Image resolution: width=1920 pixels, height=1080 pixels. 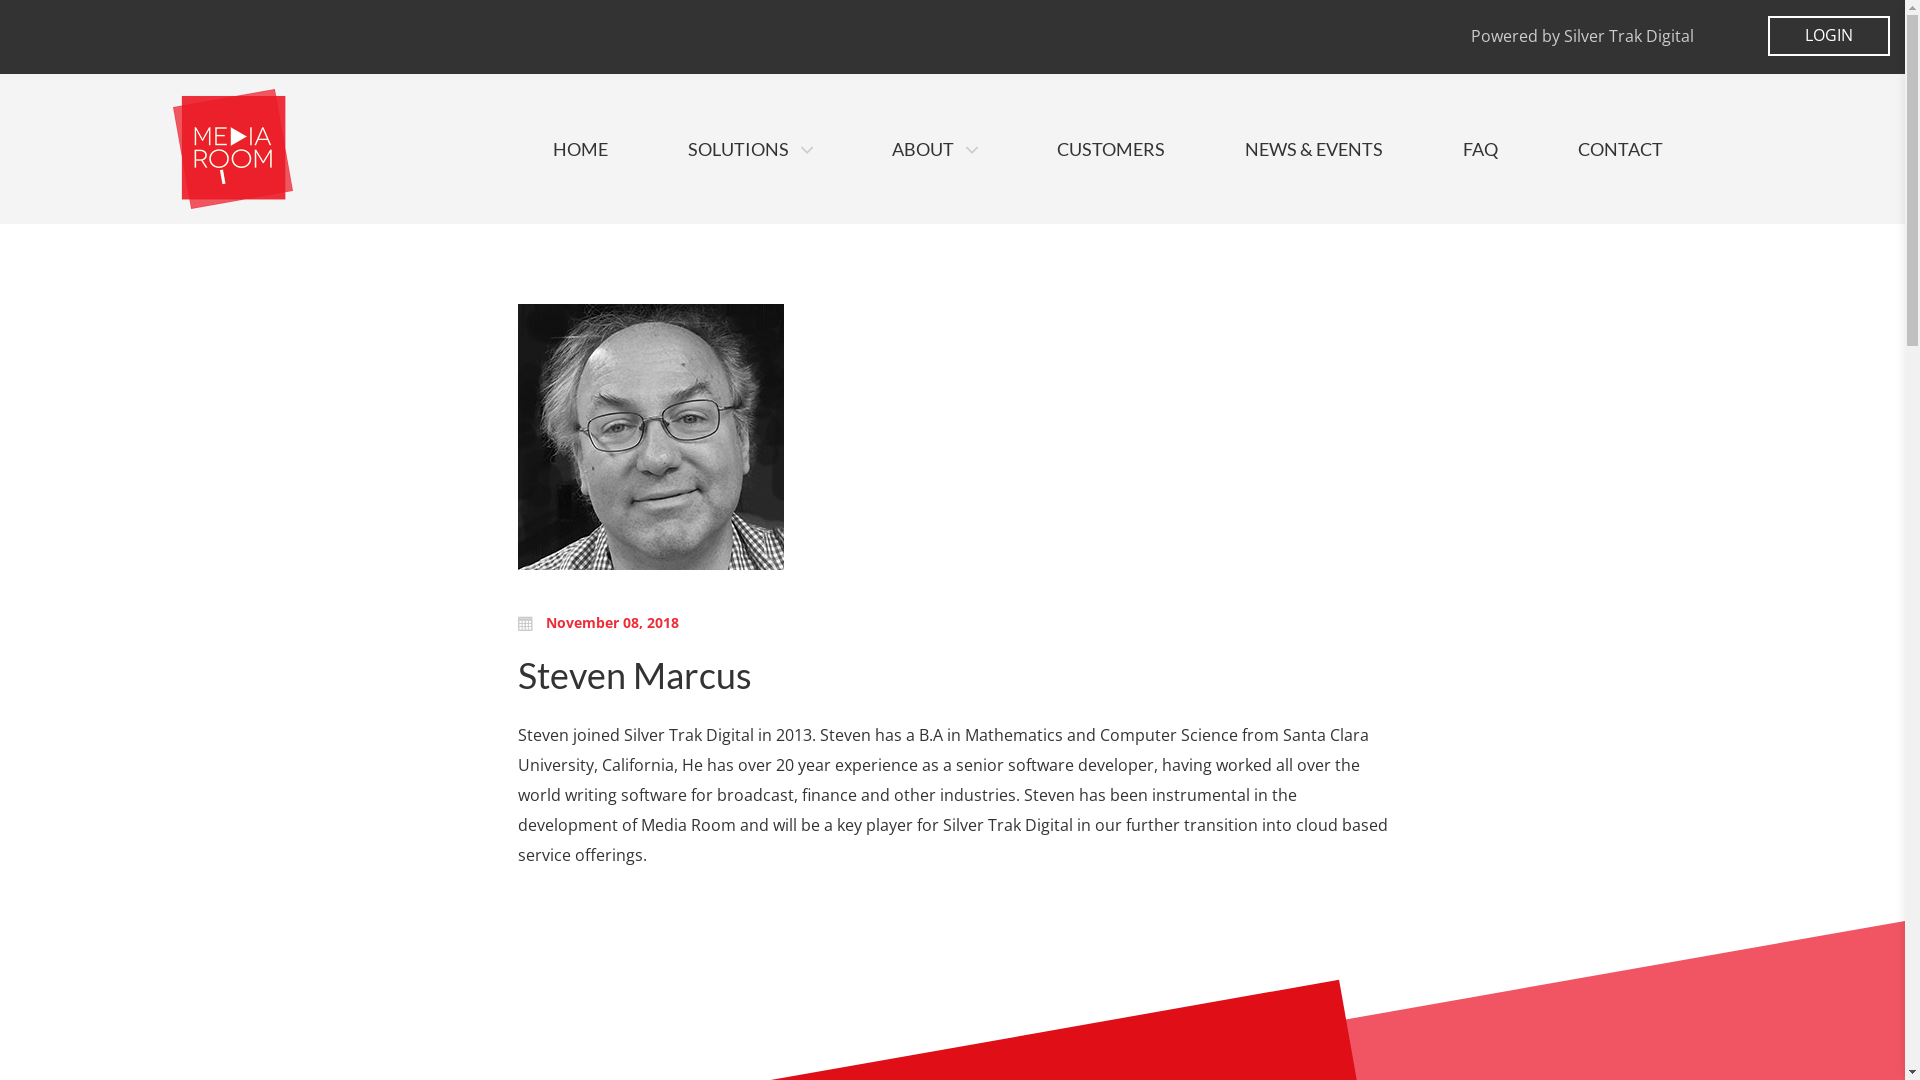 What do you see at coordinates (933, 148) in the screenshot?
I see `'ABOUT'` at bounding box center [933, 148].